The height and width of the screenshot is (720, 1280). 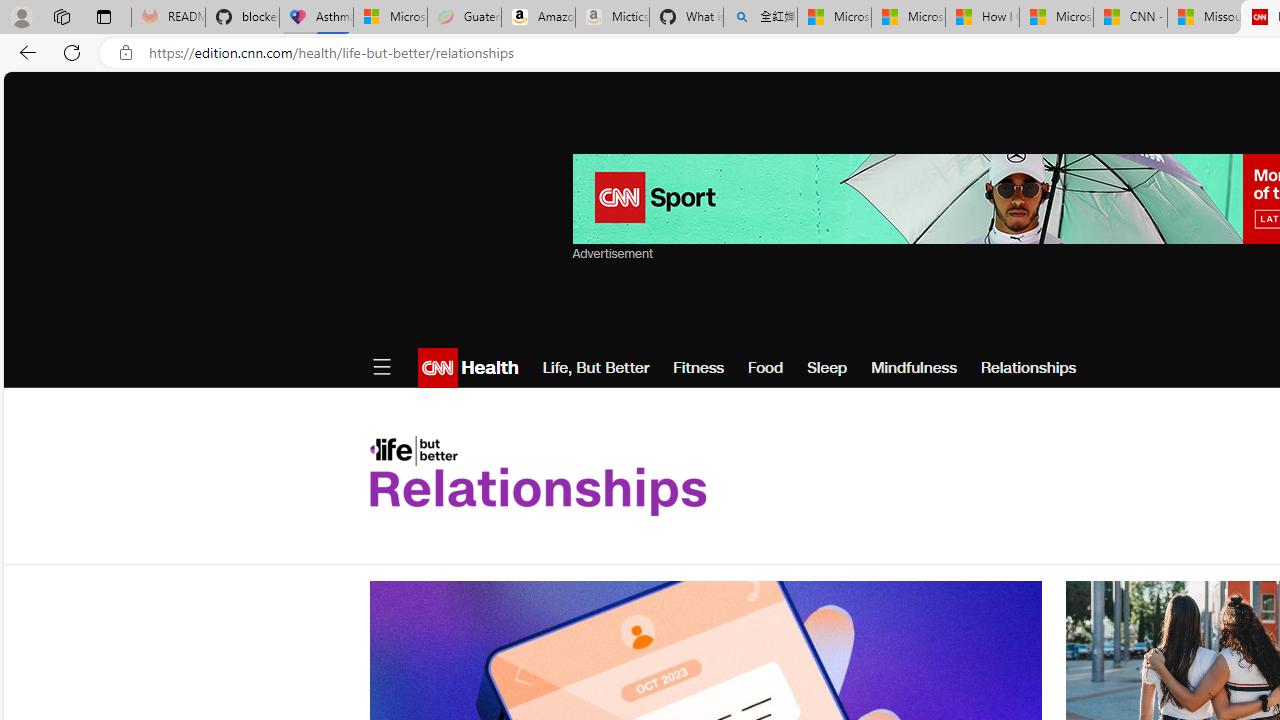 I want to click on 'Food', so click(x=764, y=367).